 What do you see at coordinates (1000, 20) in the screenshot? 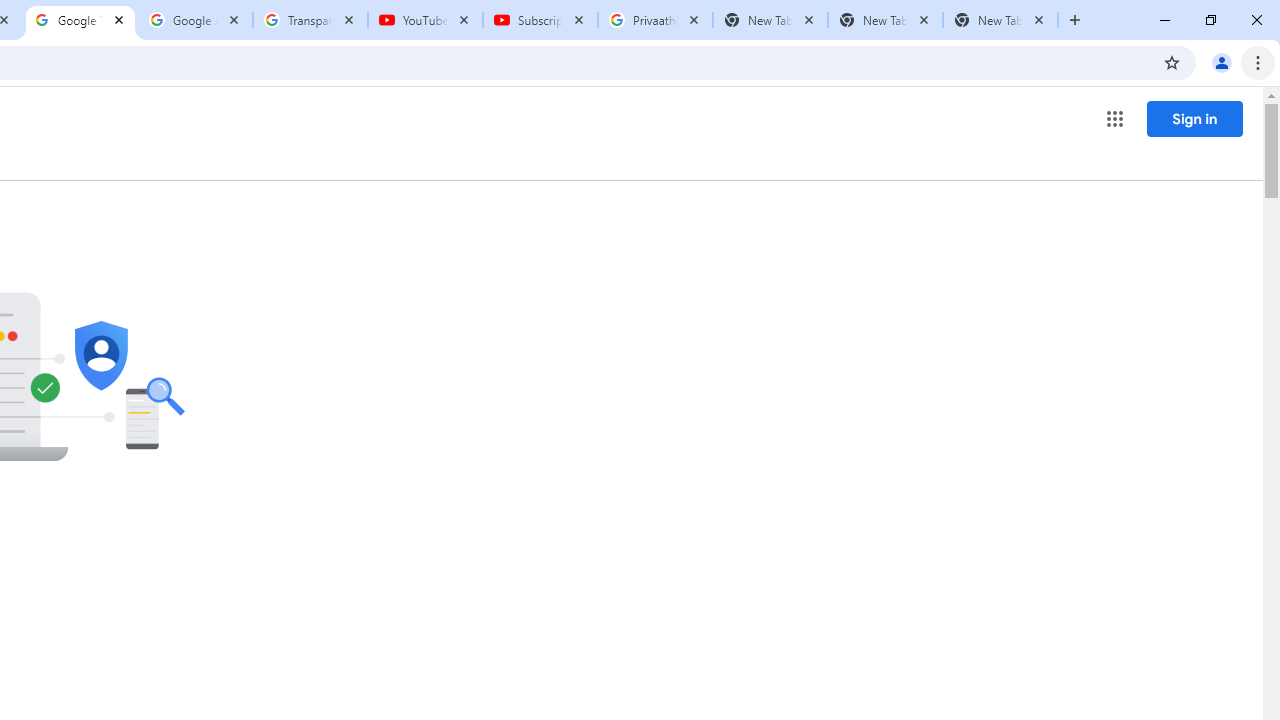
I see `'New Tab'` at bounding box center [1000, 20].